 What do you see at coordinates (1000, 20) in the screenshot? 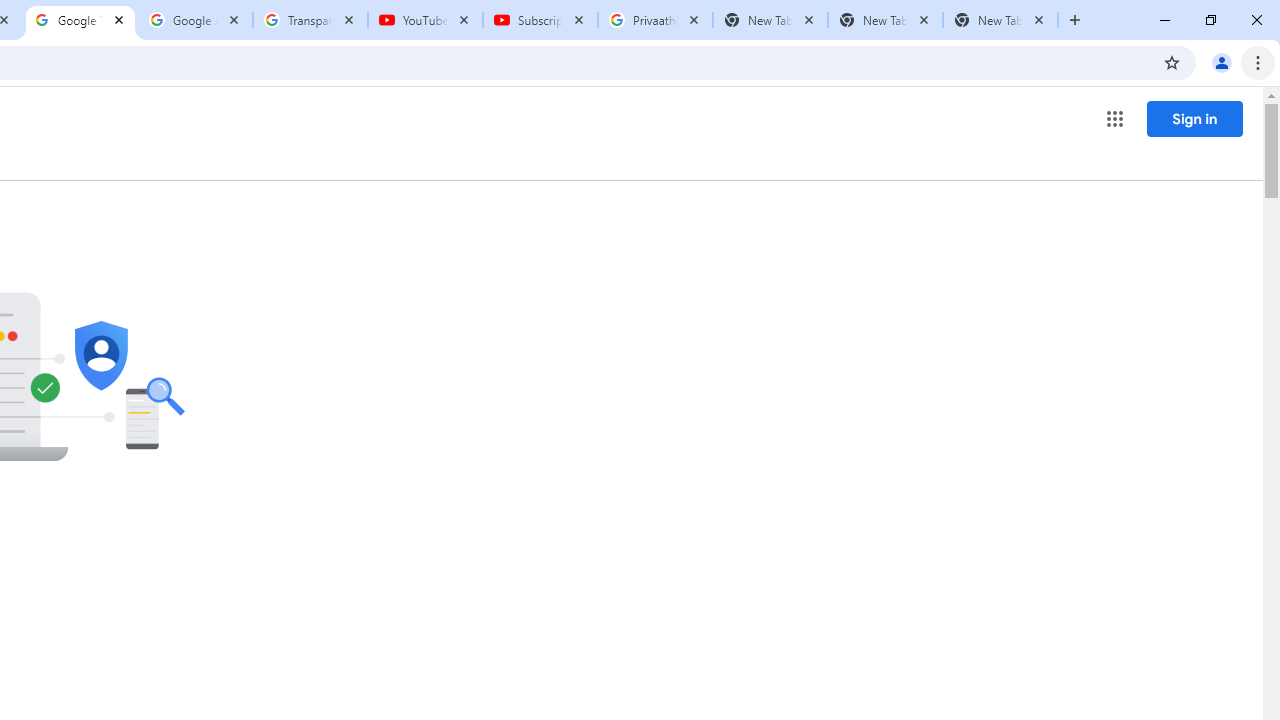
I see `'New Tab'` at bounding box center [1000, 20].